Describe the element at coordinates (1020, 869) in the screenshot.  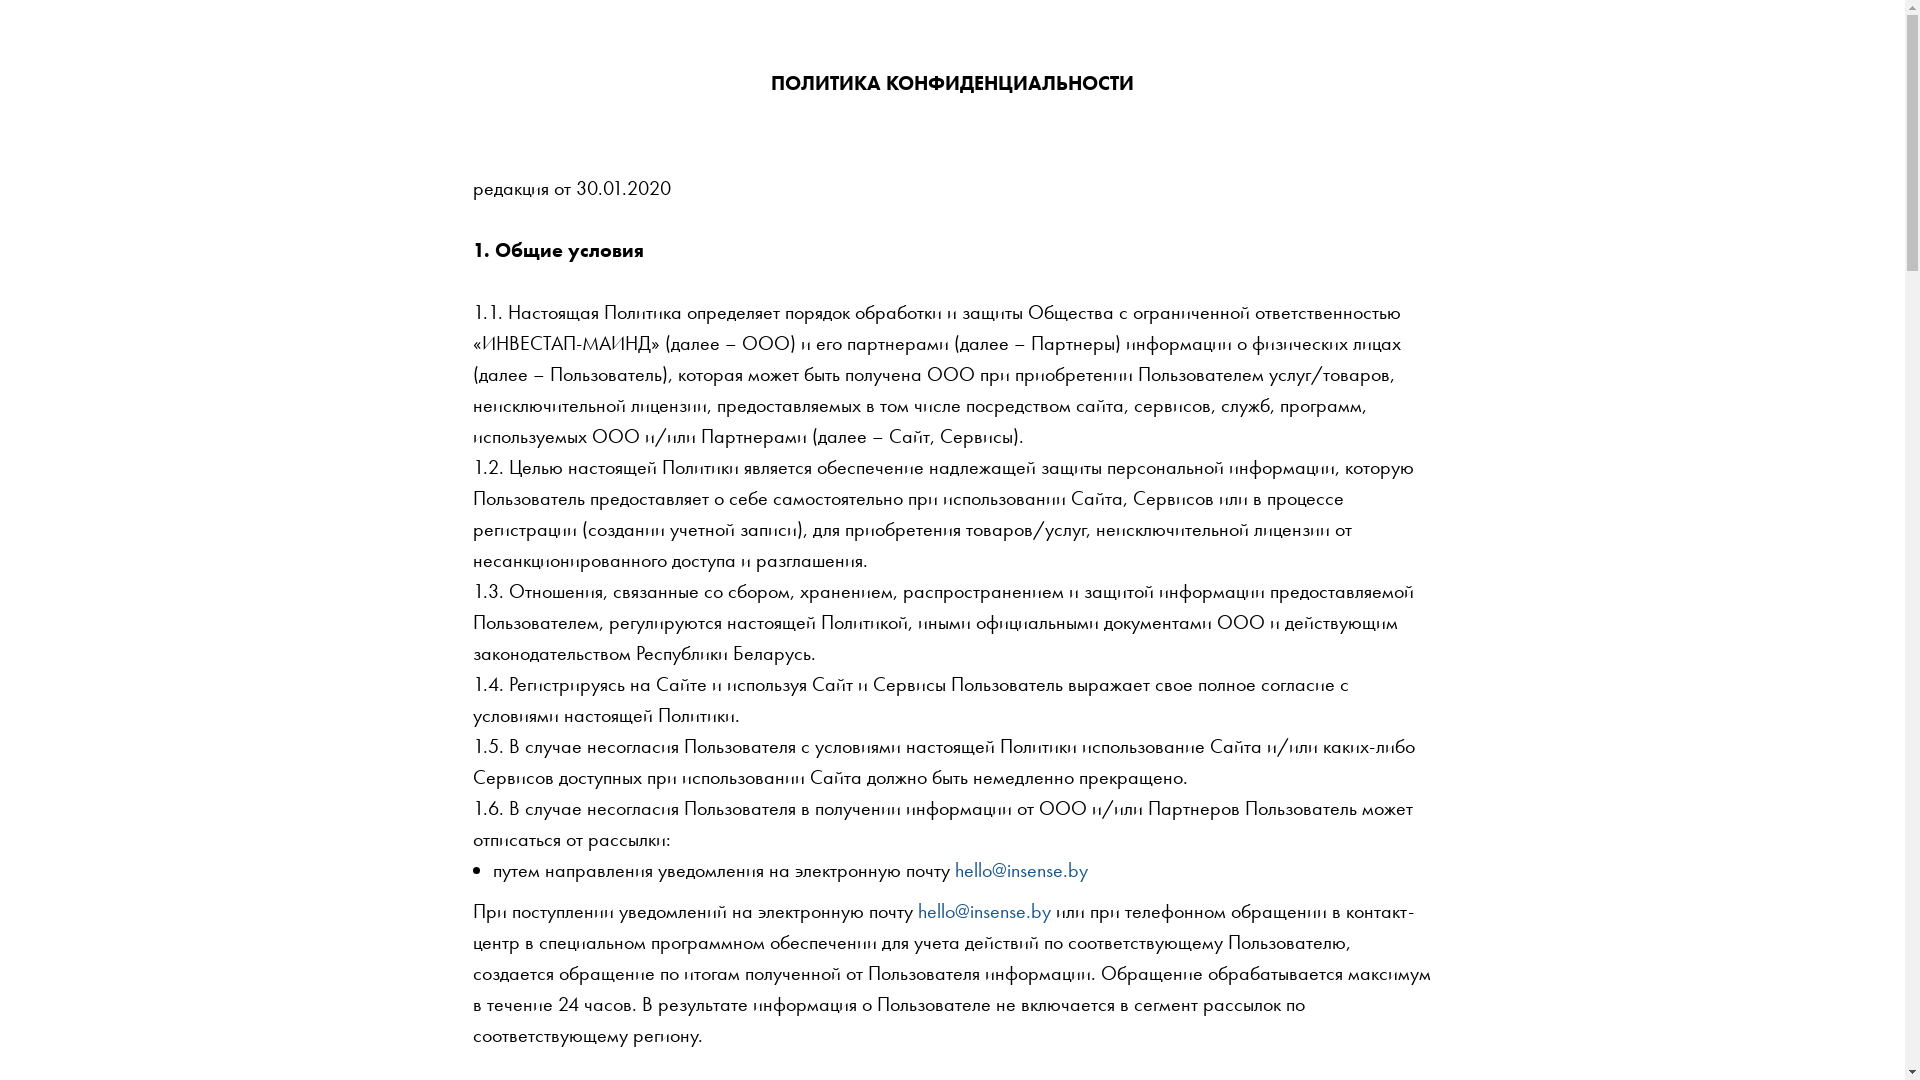
I see `'hello@insense.by'` at that location.